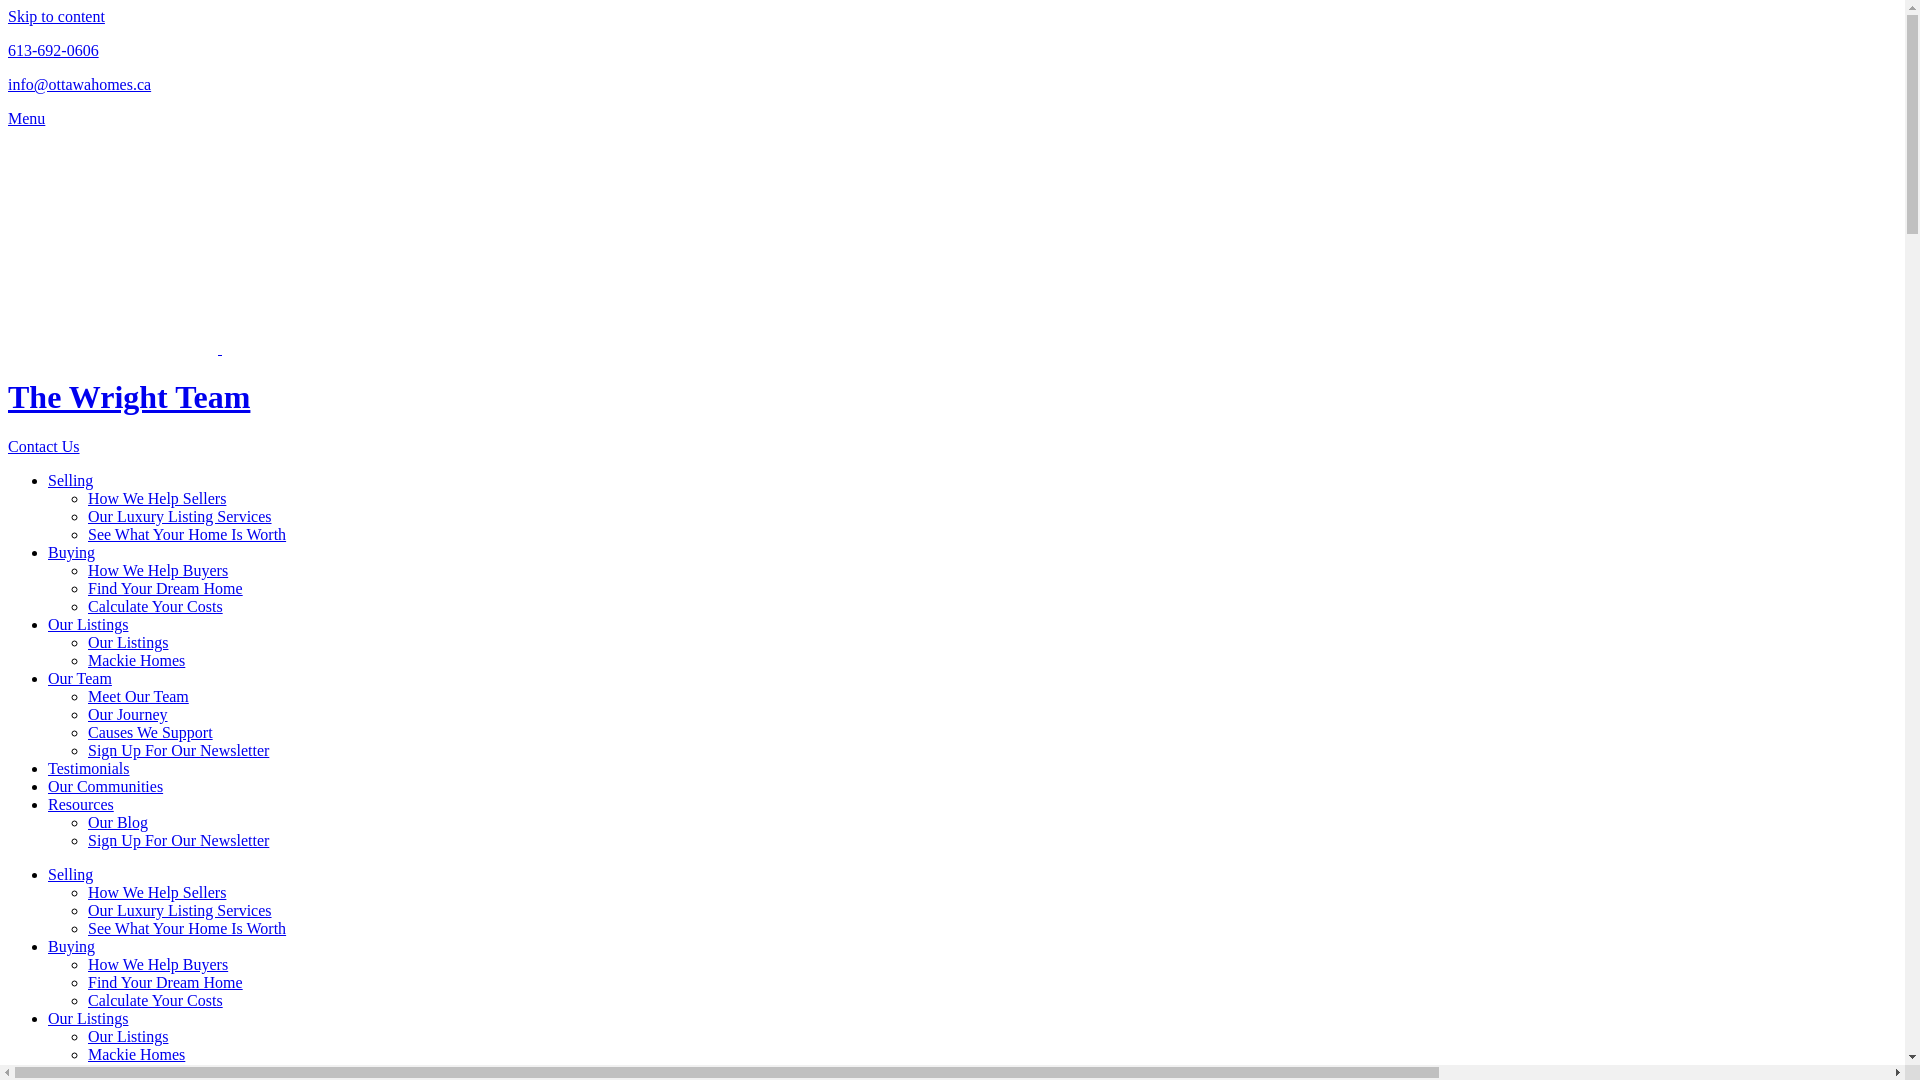  Describe the element at coordinates (187, 928) in the screenshot. I see `'See What Your Home Is Worth'` at that location.